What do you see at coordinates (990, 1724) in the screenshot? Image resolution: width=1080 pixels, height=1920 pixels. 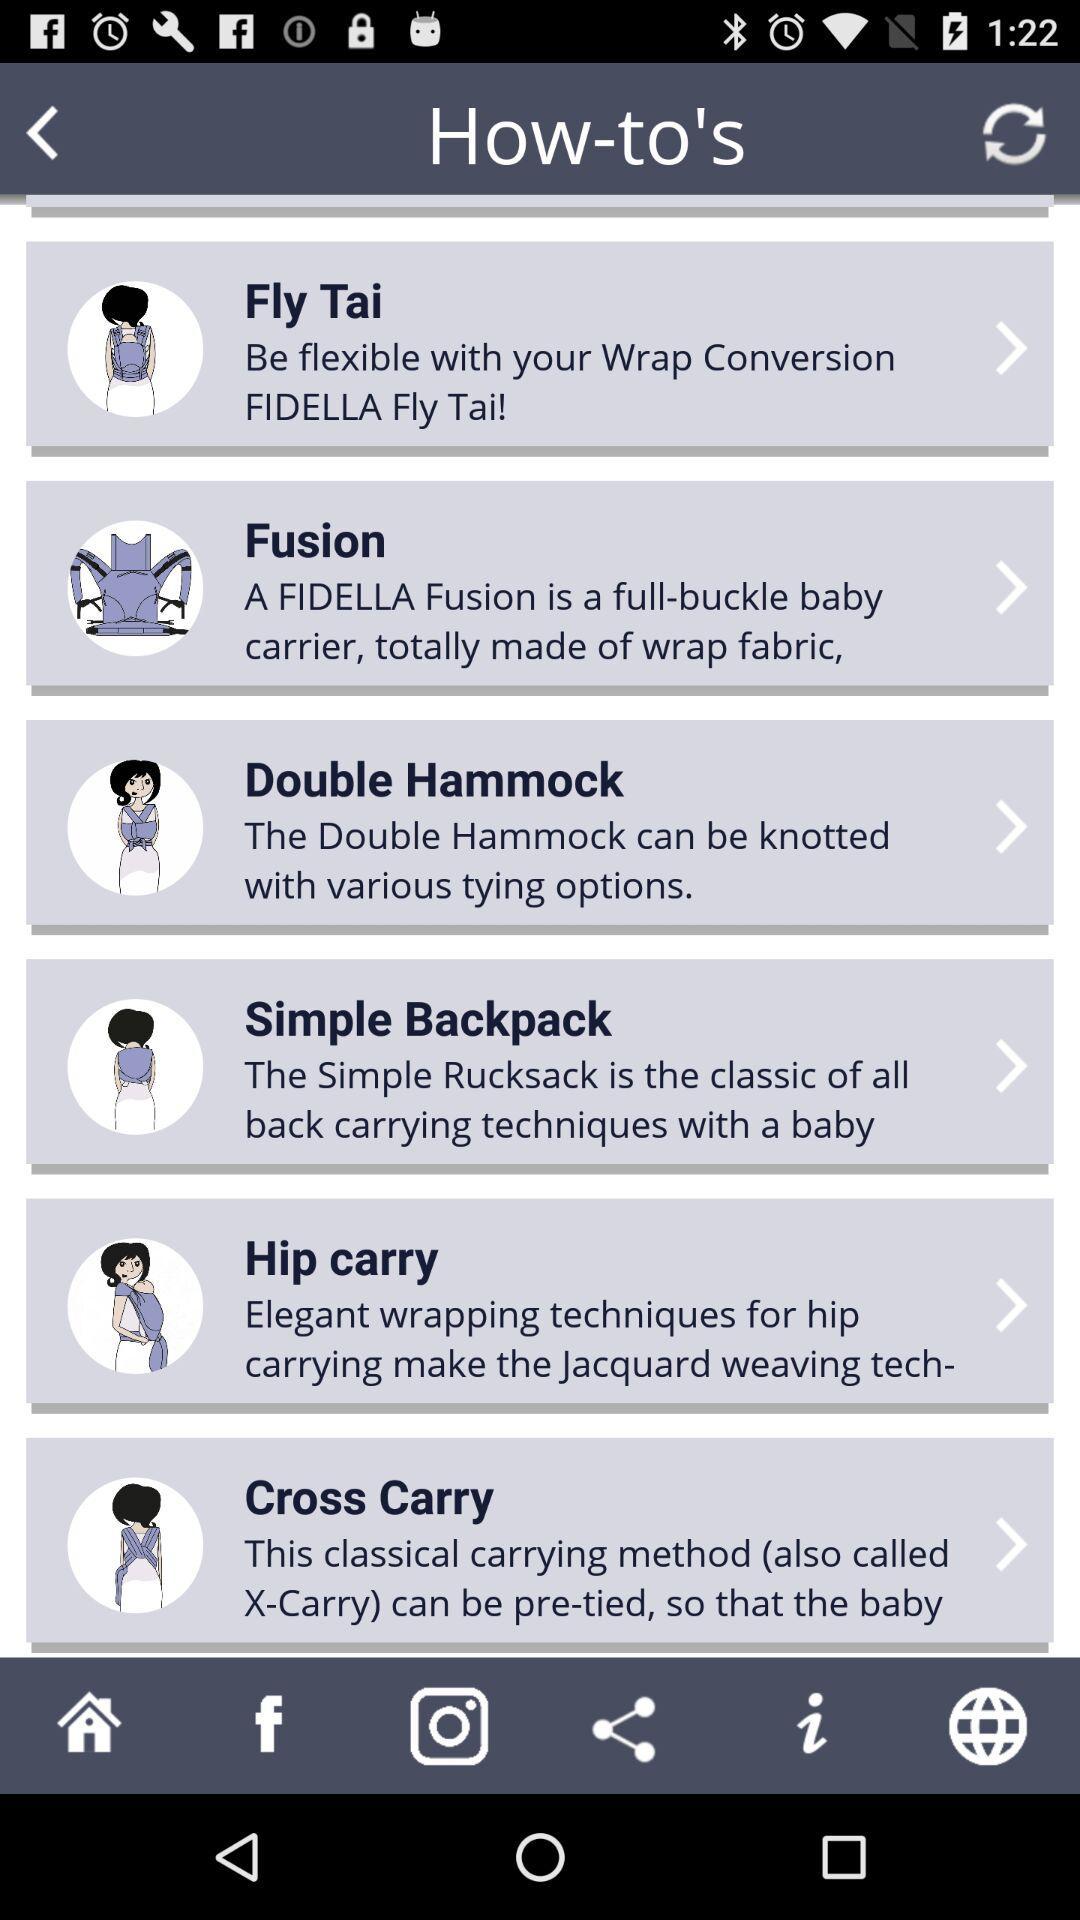 I see `accesses the web browser` at bounding box center [990, 1724].